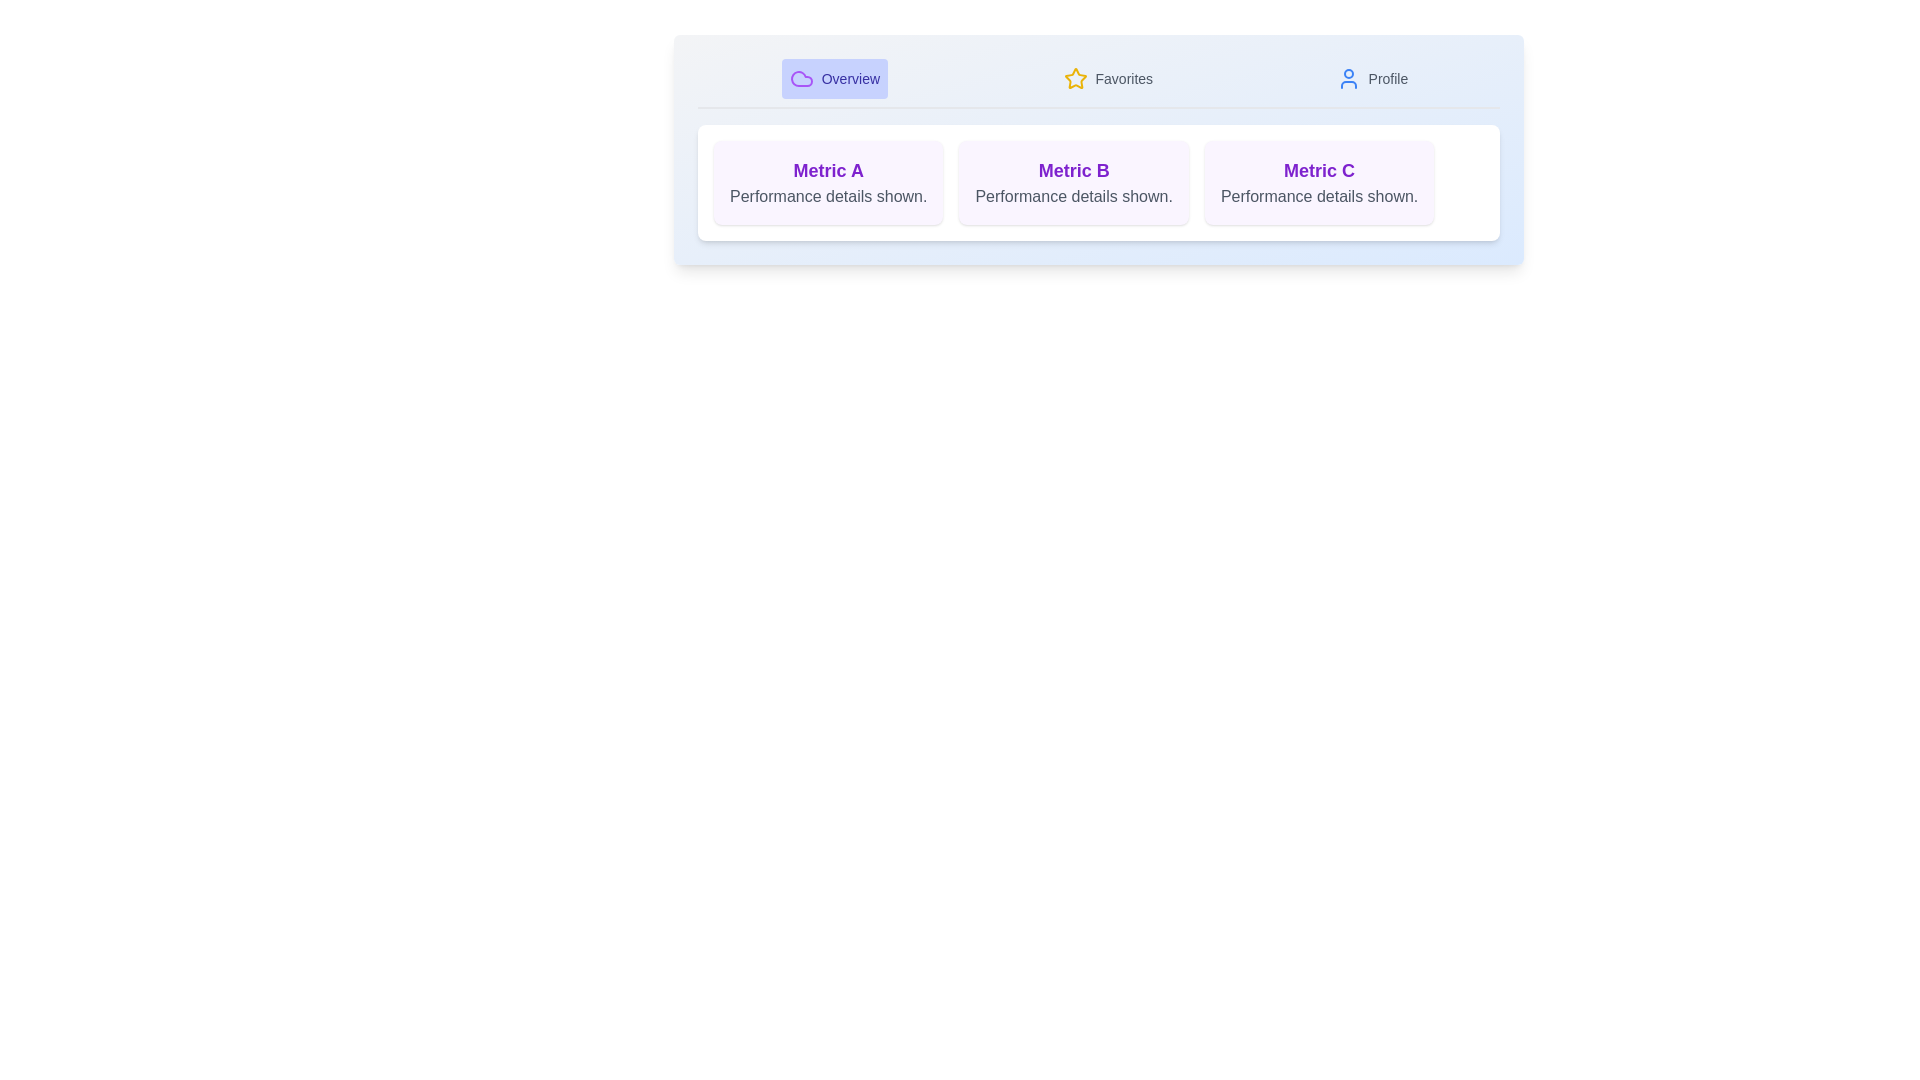  What do you see at coordinates (1319, 182) in the screenshot?
I see `the card for Metric C to inspect its details` at bounding box center [1319, 182].